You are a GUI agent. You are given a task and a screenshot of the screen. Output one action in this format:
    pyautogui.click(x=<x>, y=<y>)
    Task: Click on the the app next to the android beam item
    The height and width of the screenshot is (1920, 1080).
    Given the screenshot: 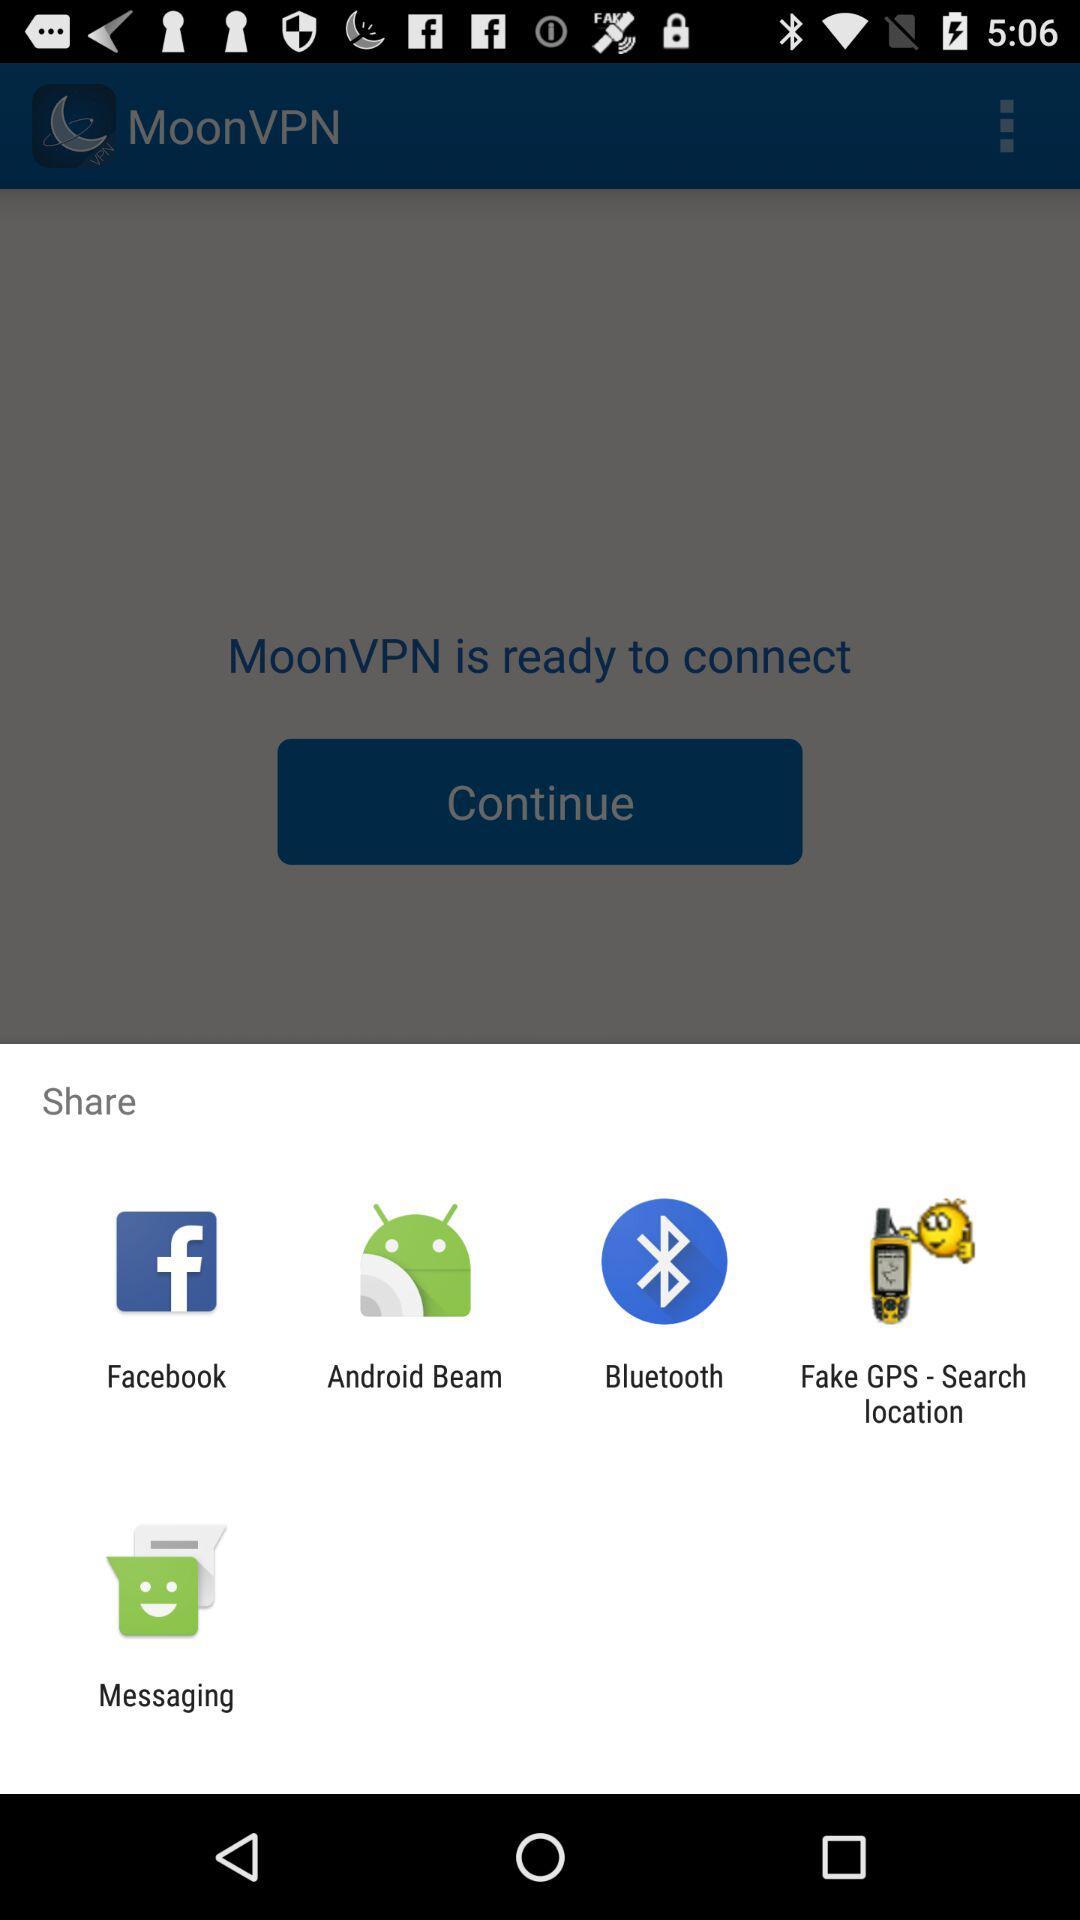 What is the action you would take?
    pyautogui.click(x=664, y=1392)
    